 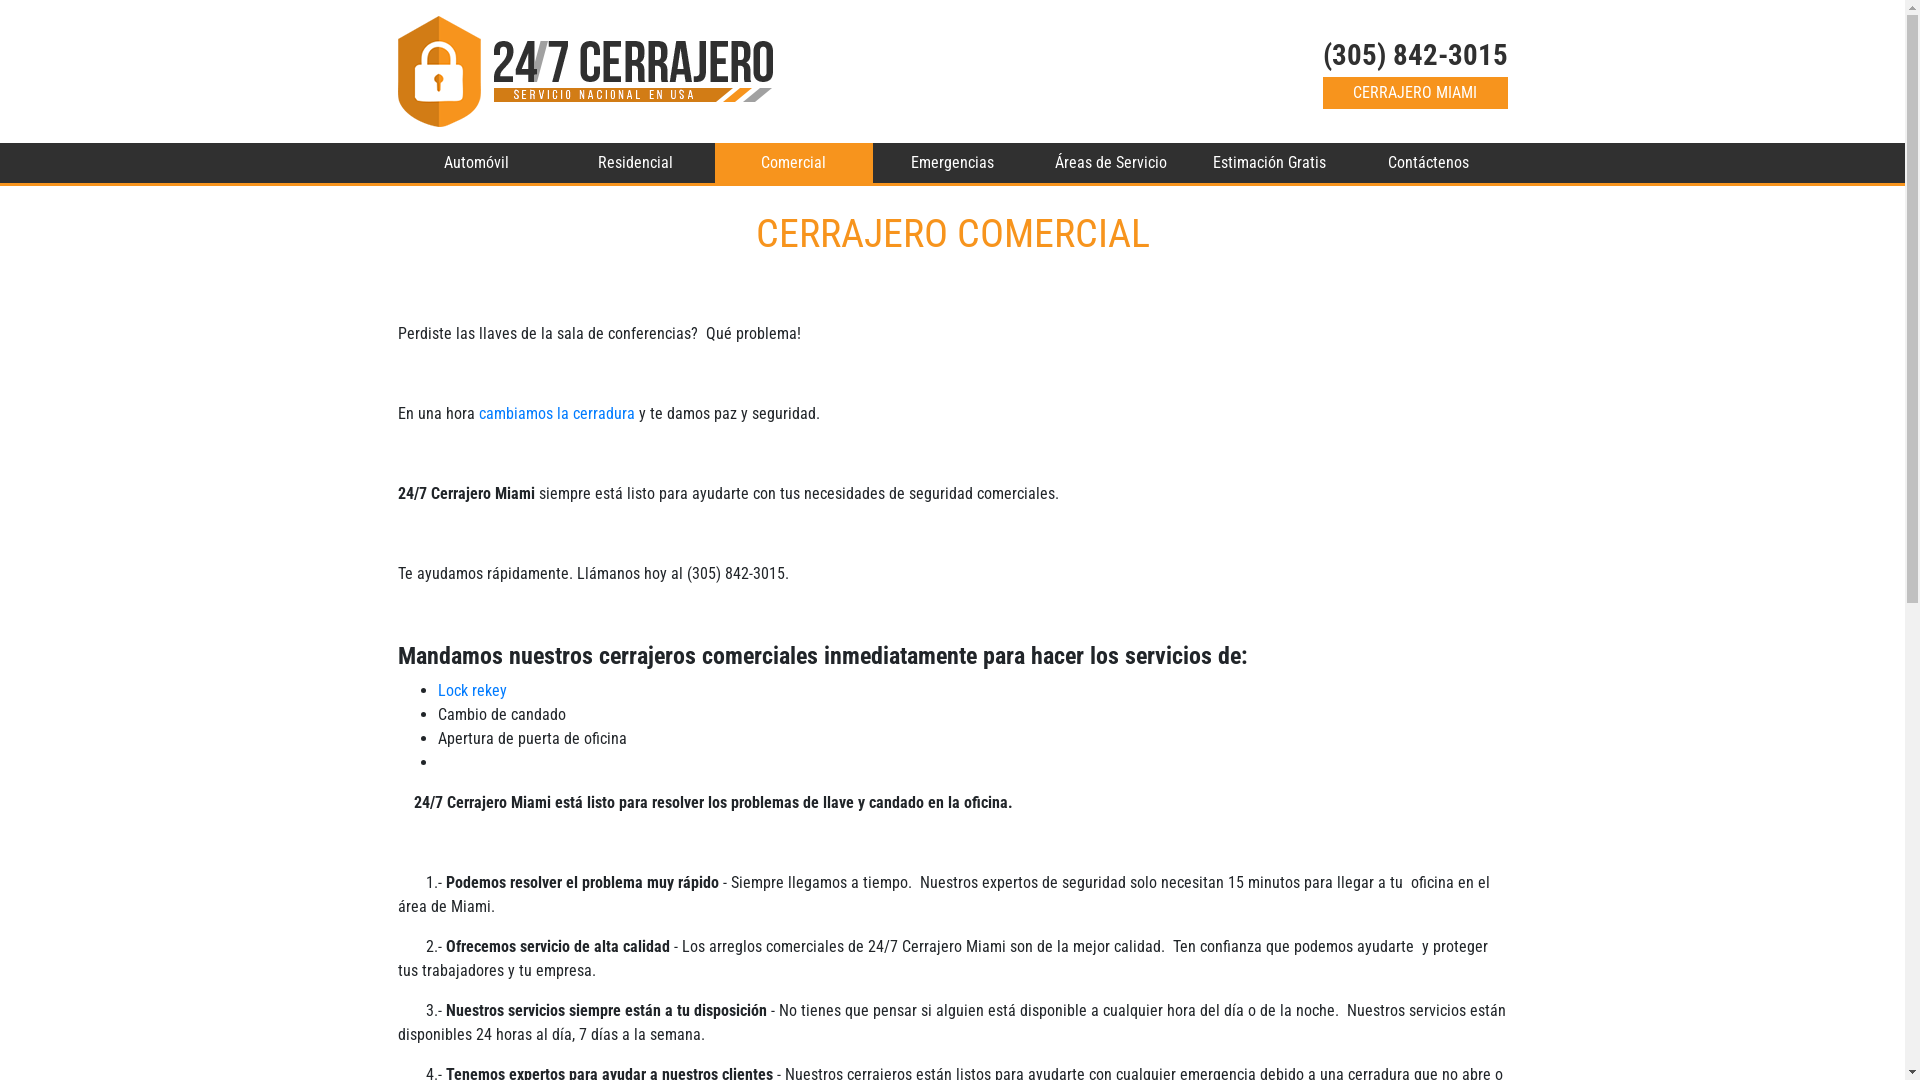 What do you see at coordinates (793, 161) in the screenshot?
I see `'Comercial'` at bounding box center [793, 161].